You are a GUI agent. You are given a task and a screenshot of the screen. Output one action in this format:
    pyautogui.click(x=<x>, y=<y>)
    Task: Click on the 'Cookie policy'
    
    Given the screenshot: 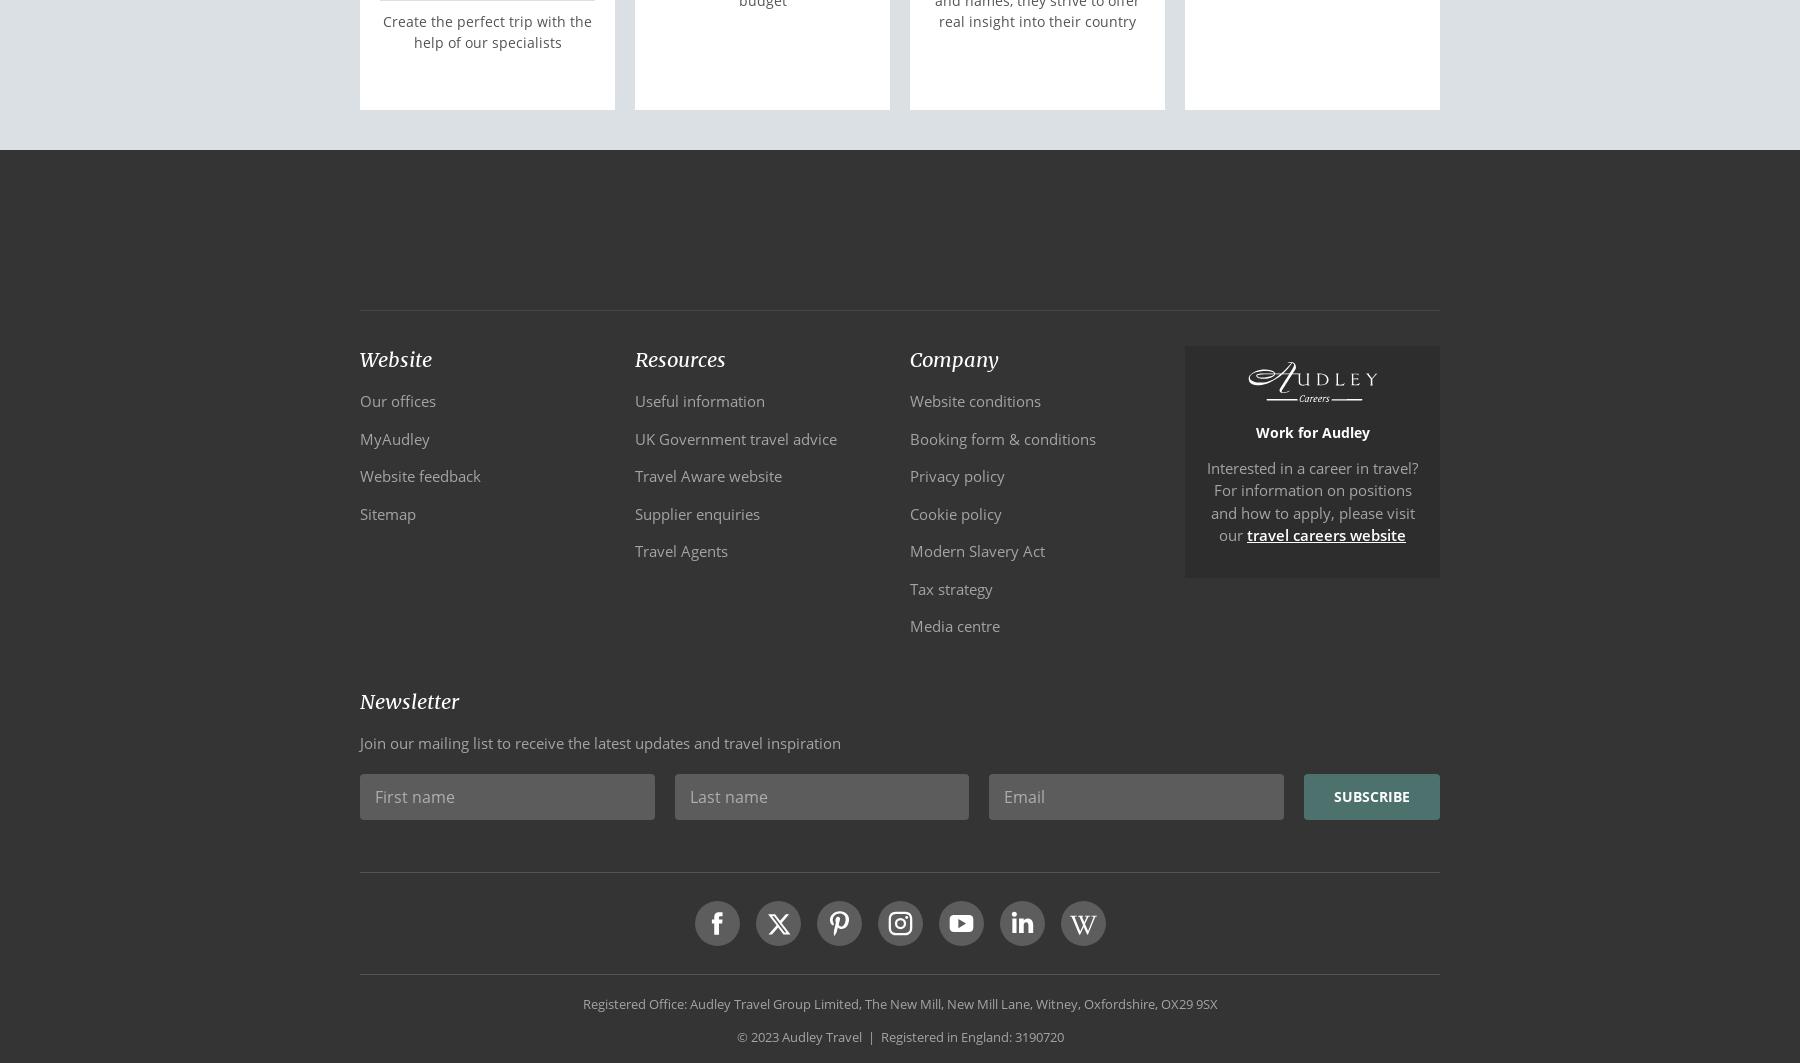 What is the action you would take?
    pyautogui.click(x=954, y=513)
    